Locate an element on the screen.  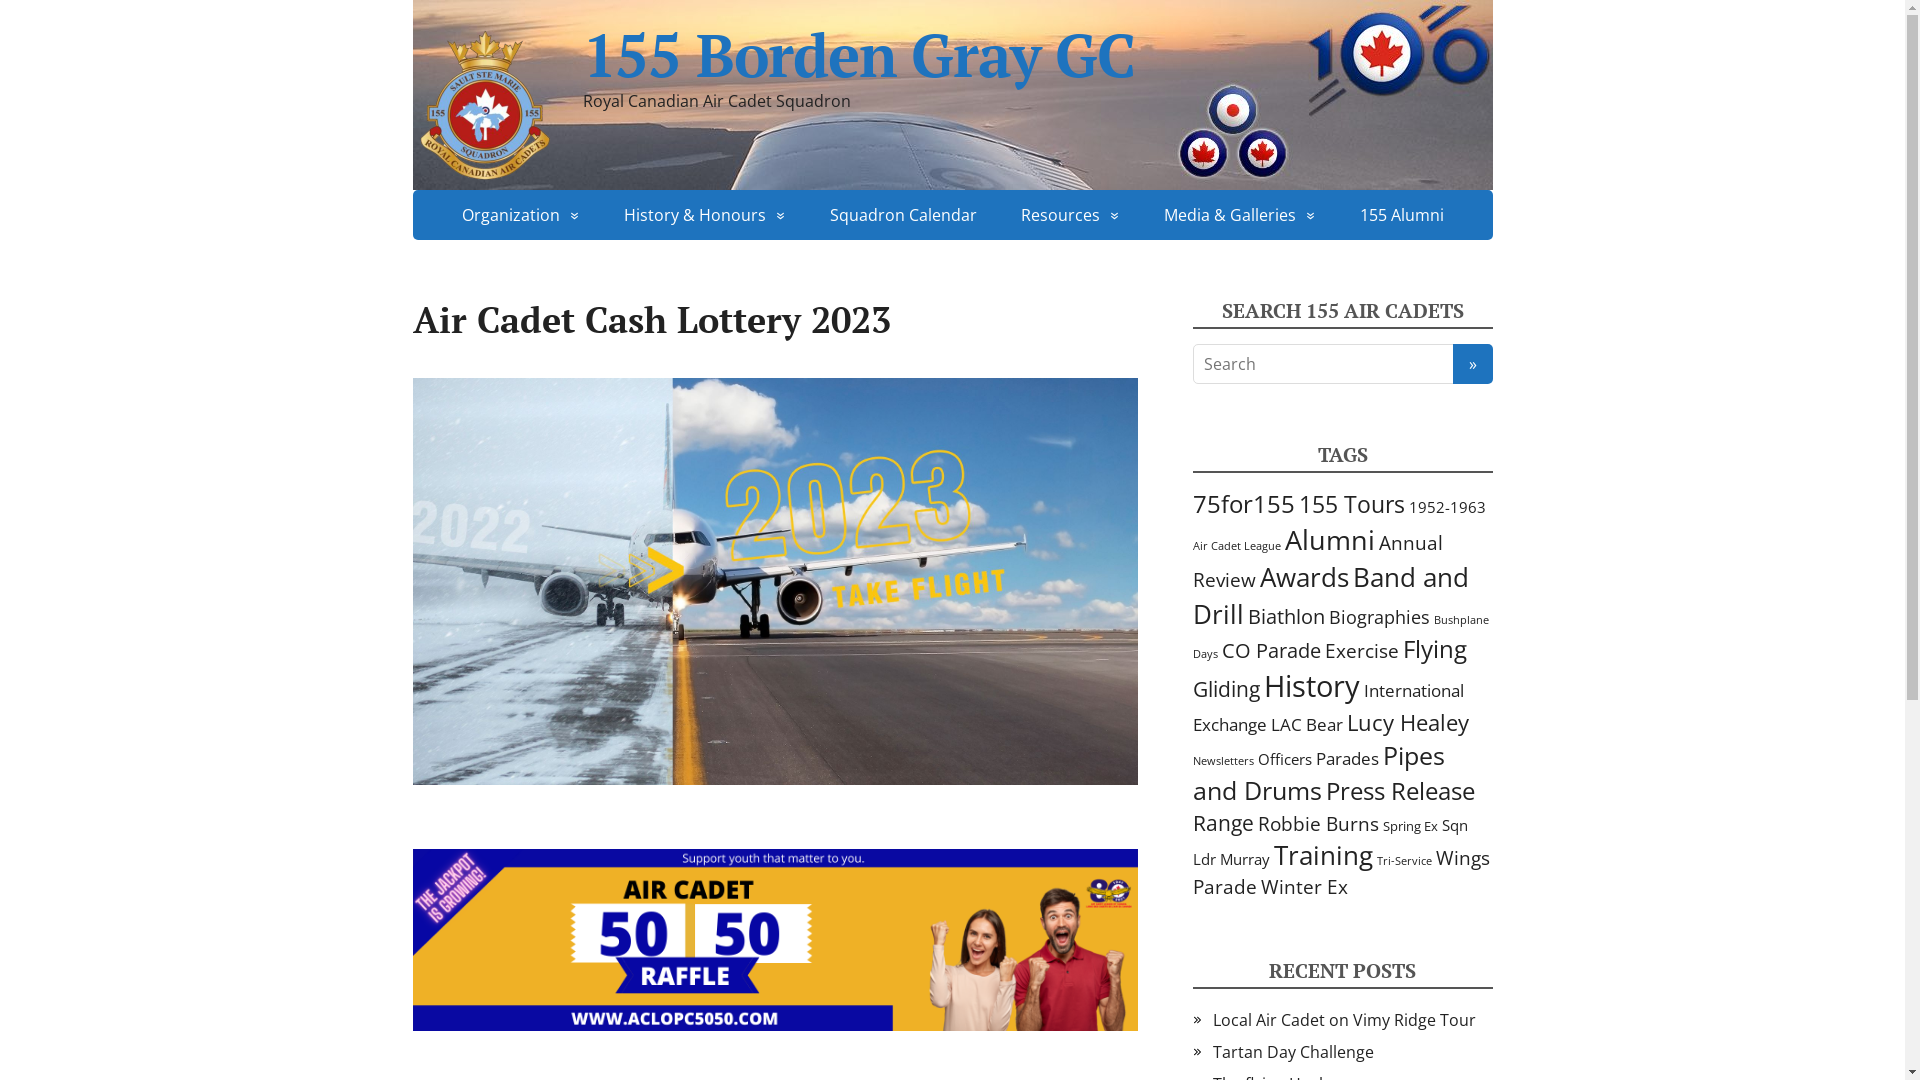
'History & Honours' is located at coordinates (705, 215).